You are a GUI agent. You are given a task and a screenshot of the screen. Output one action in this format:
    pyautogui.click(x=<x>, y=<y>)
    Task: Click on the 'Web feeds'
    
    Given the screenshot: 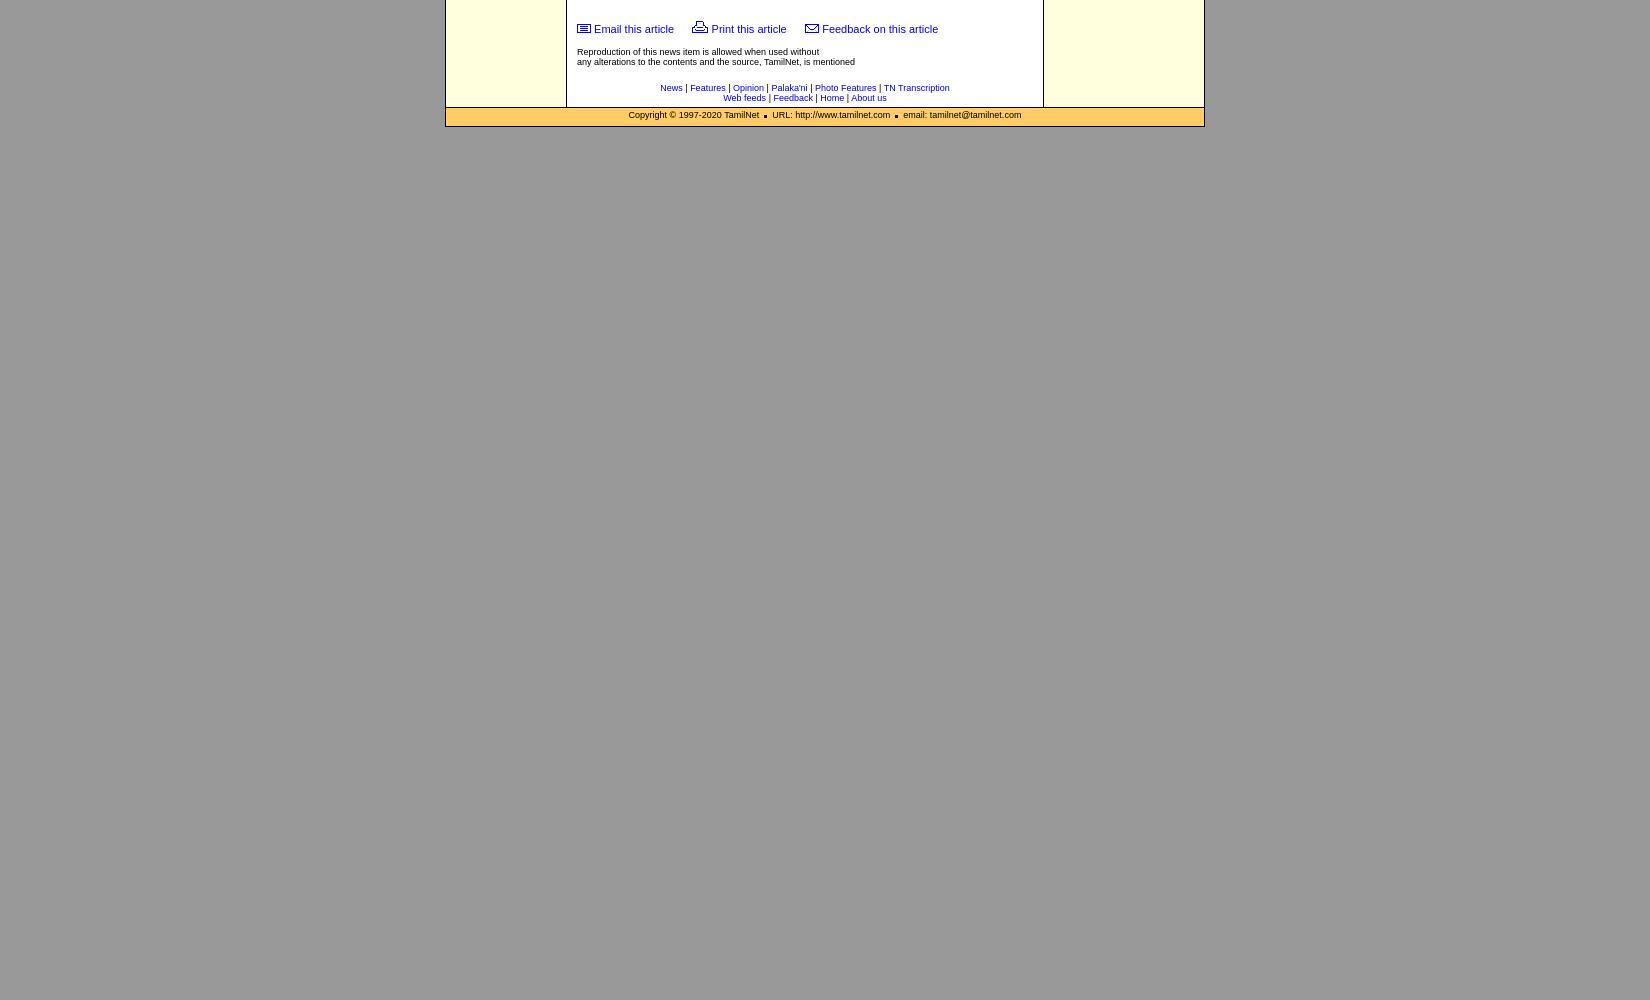 What is the action you would take?
    pyautogui.click(x=722, y=97)
    